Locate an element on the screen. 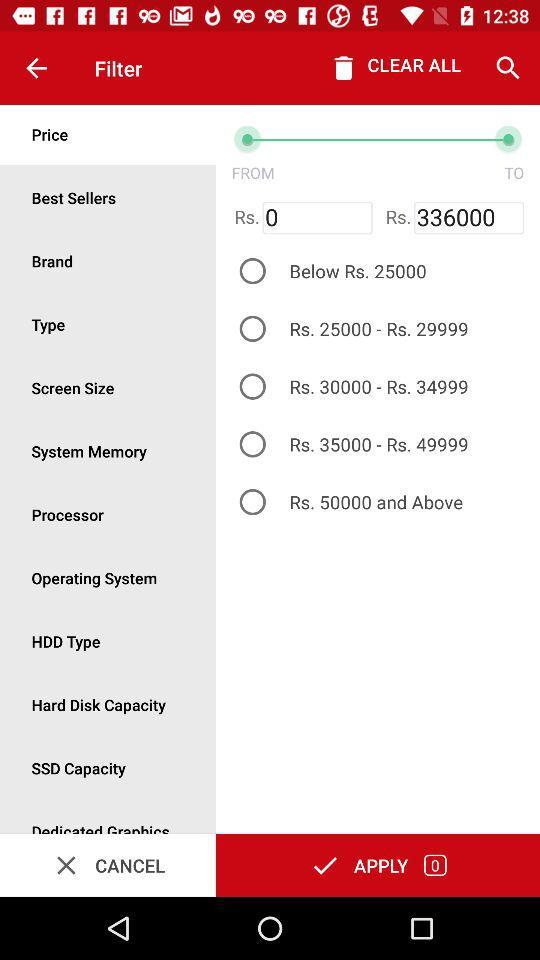 This screenshot has width=540, height=960. item next to the clear all is located at coordinates (508, 68).